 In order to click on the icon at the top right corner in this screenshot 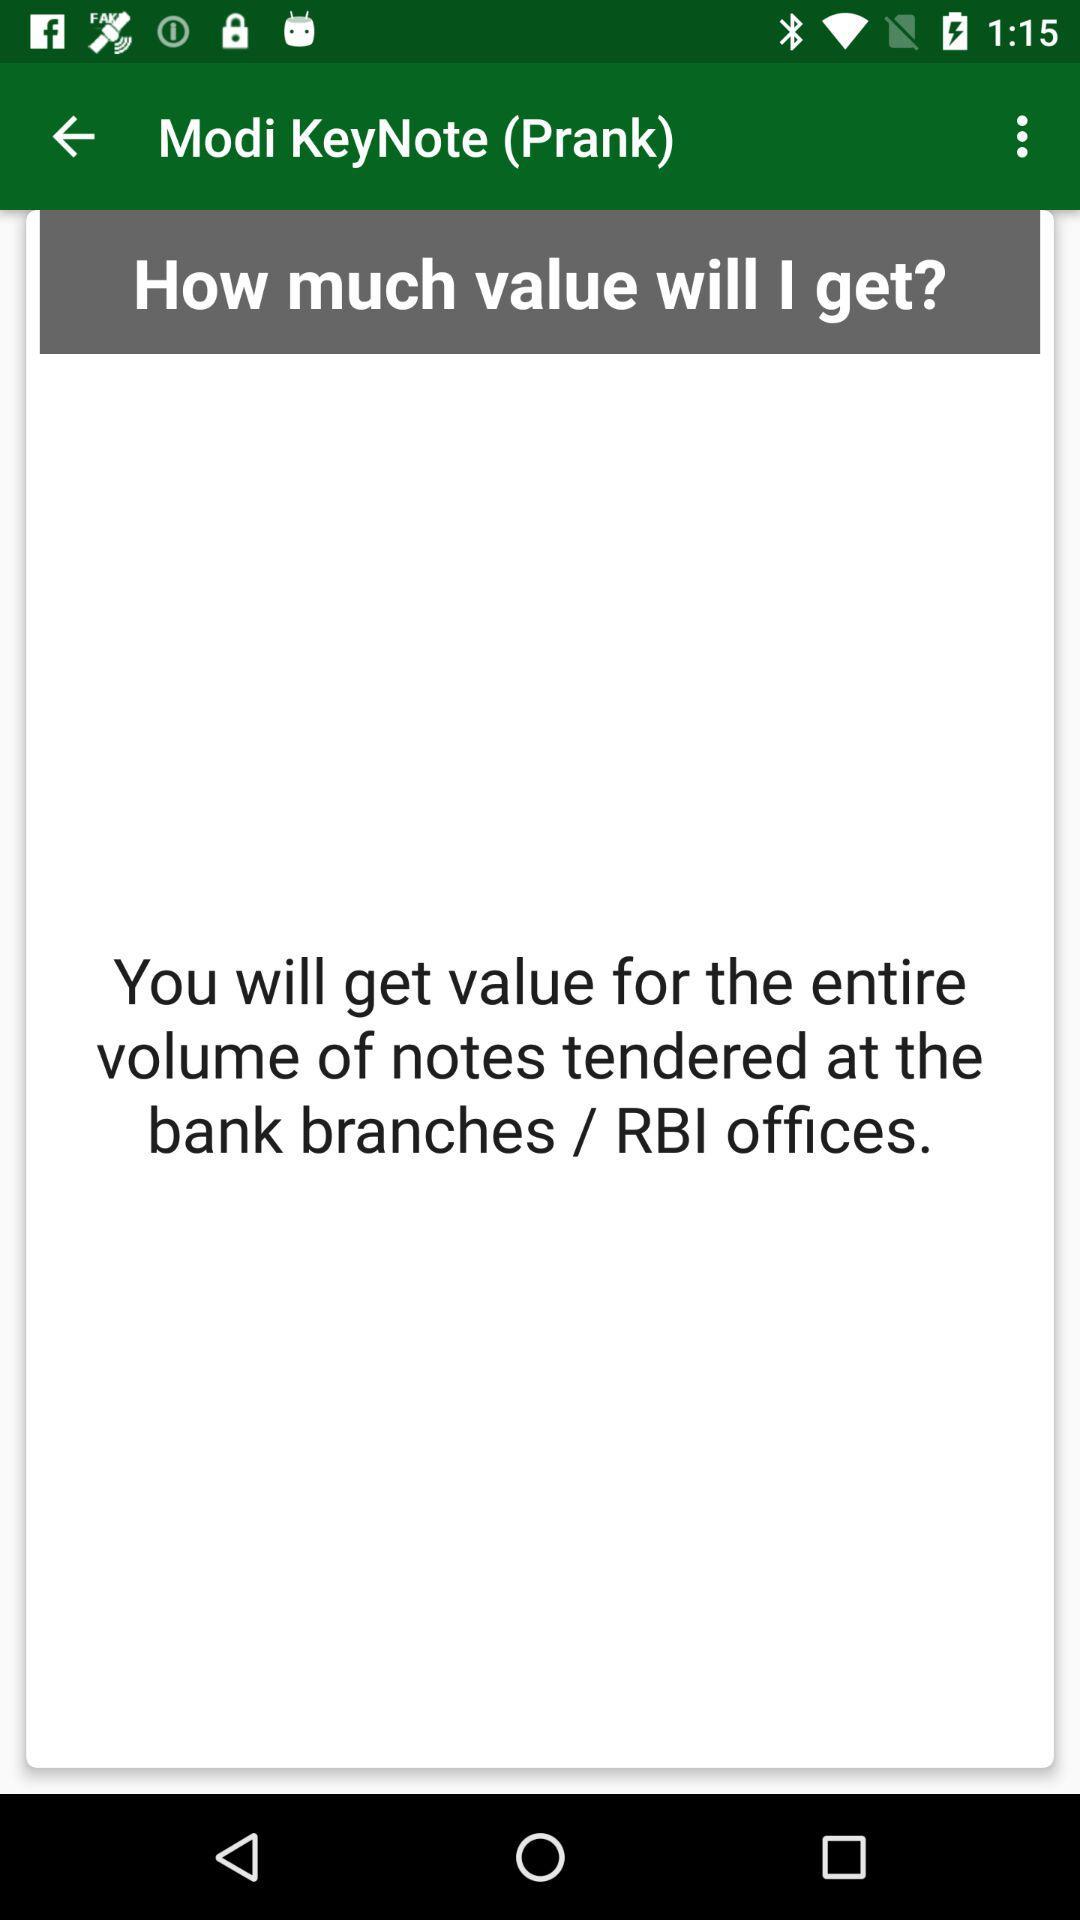, I will do `click(1027, 135)`.